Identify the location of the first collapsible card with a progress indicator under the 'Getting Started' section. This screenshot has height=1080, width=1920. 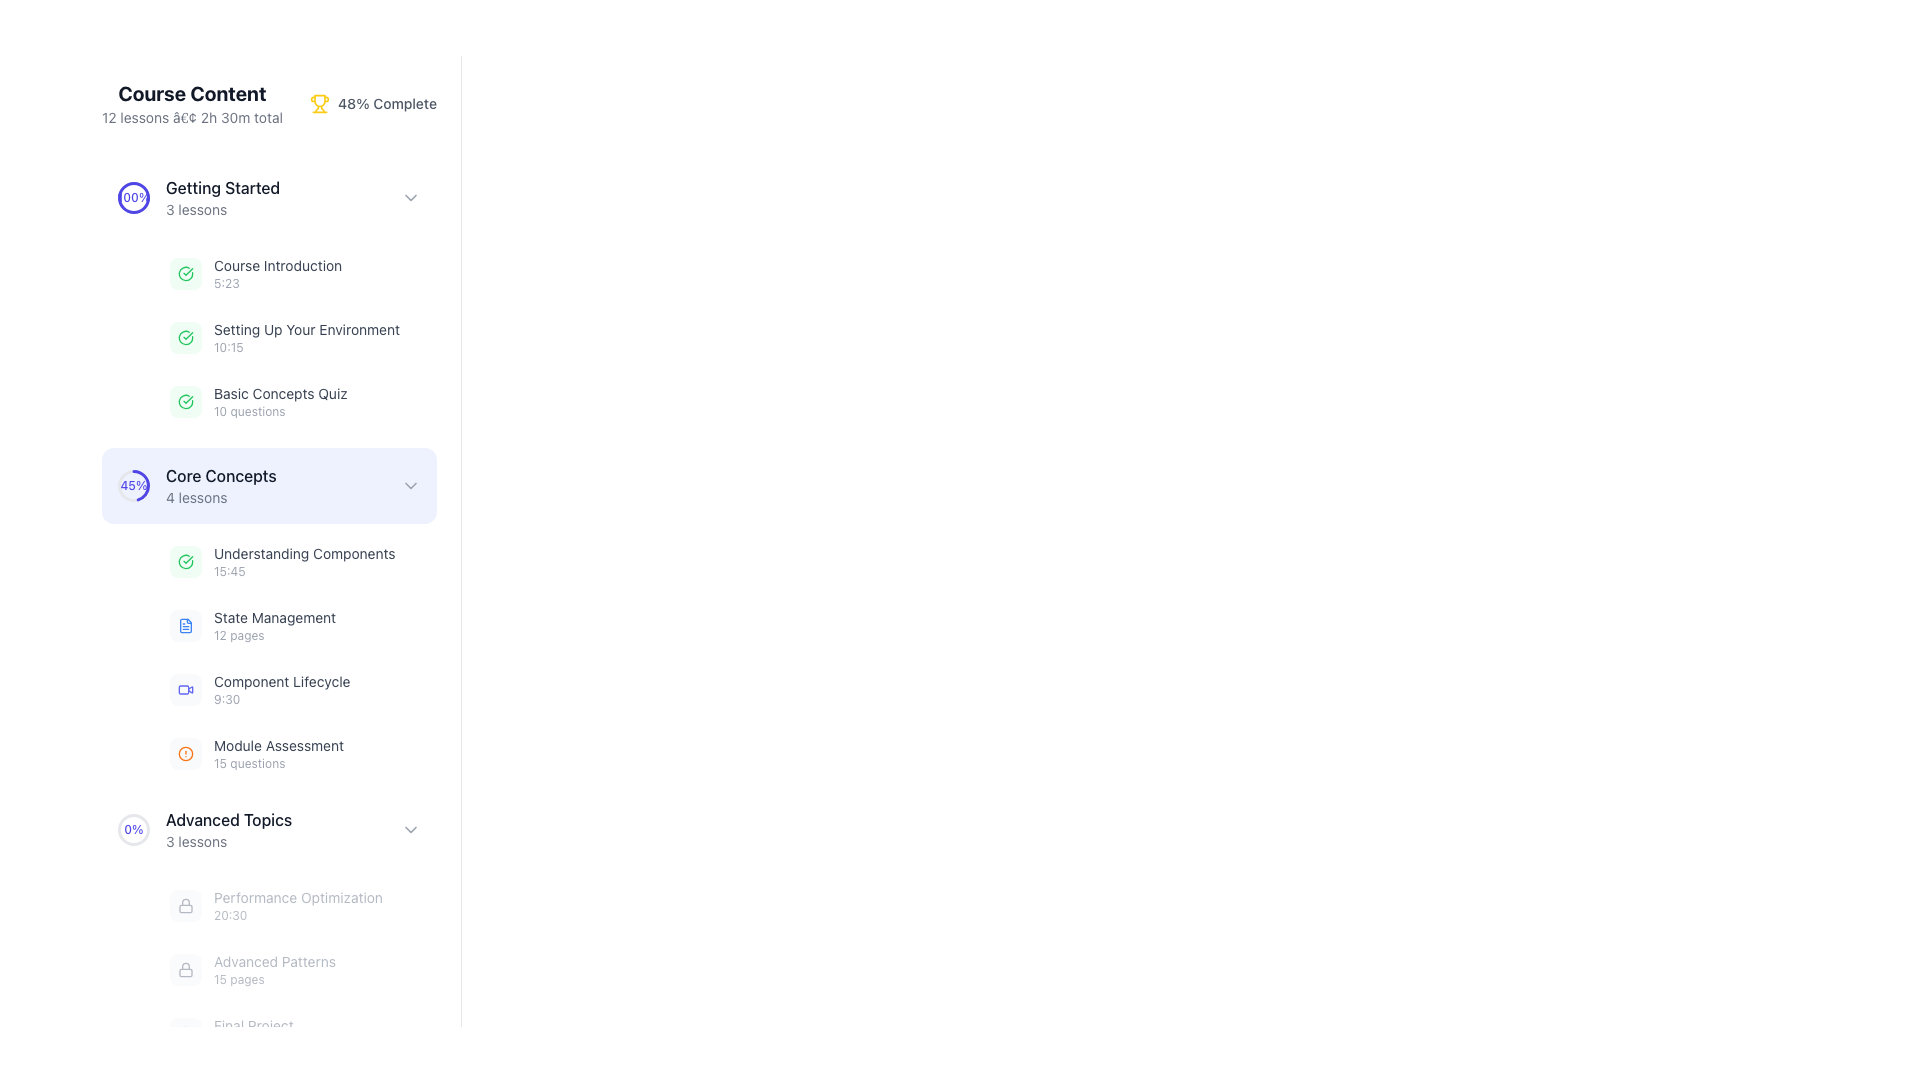
(268, 486).